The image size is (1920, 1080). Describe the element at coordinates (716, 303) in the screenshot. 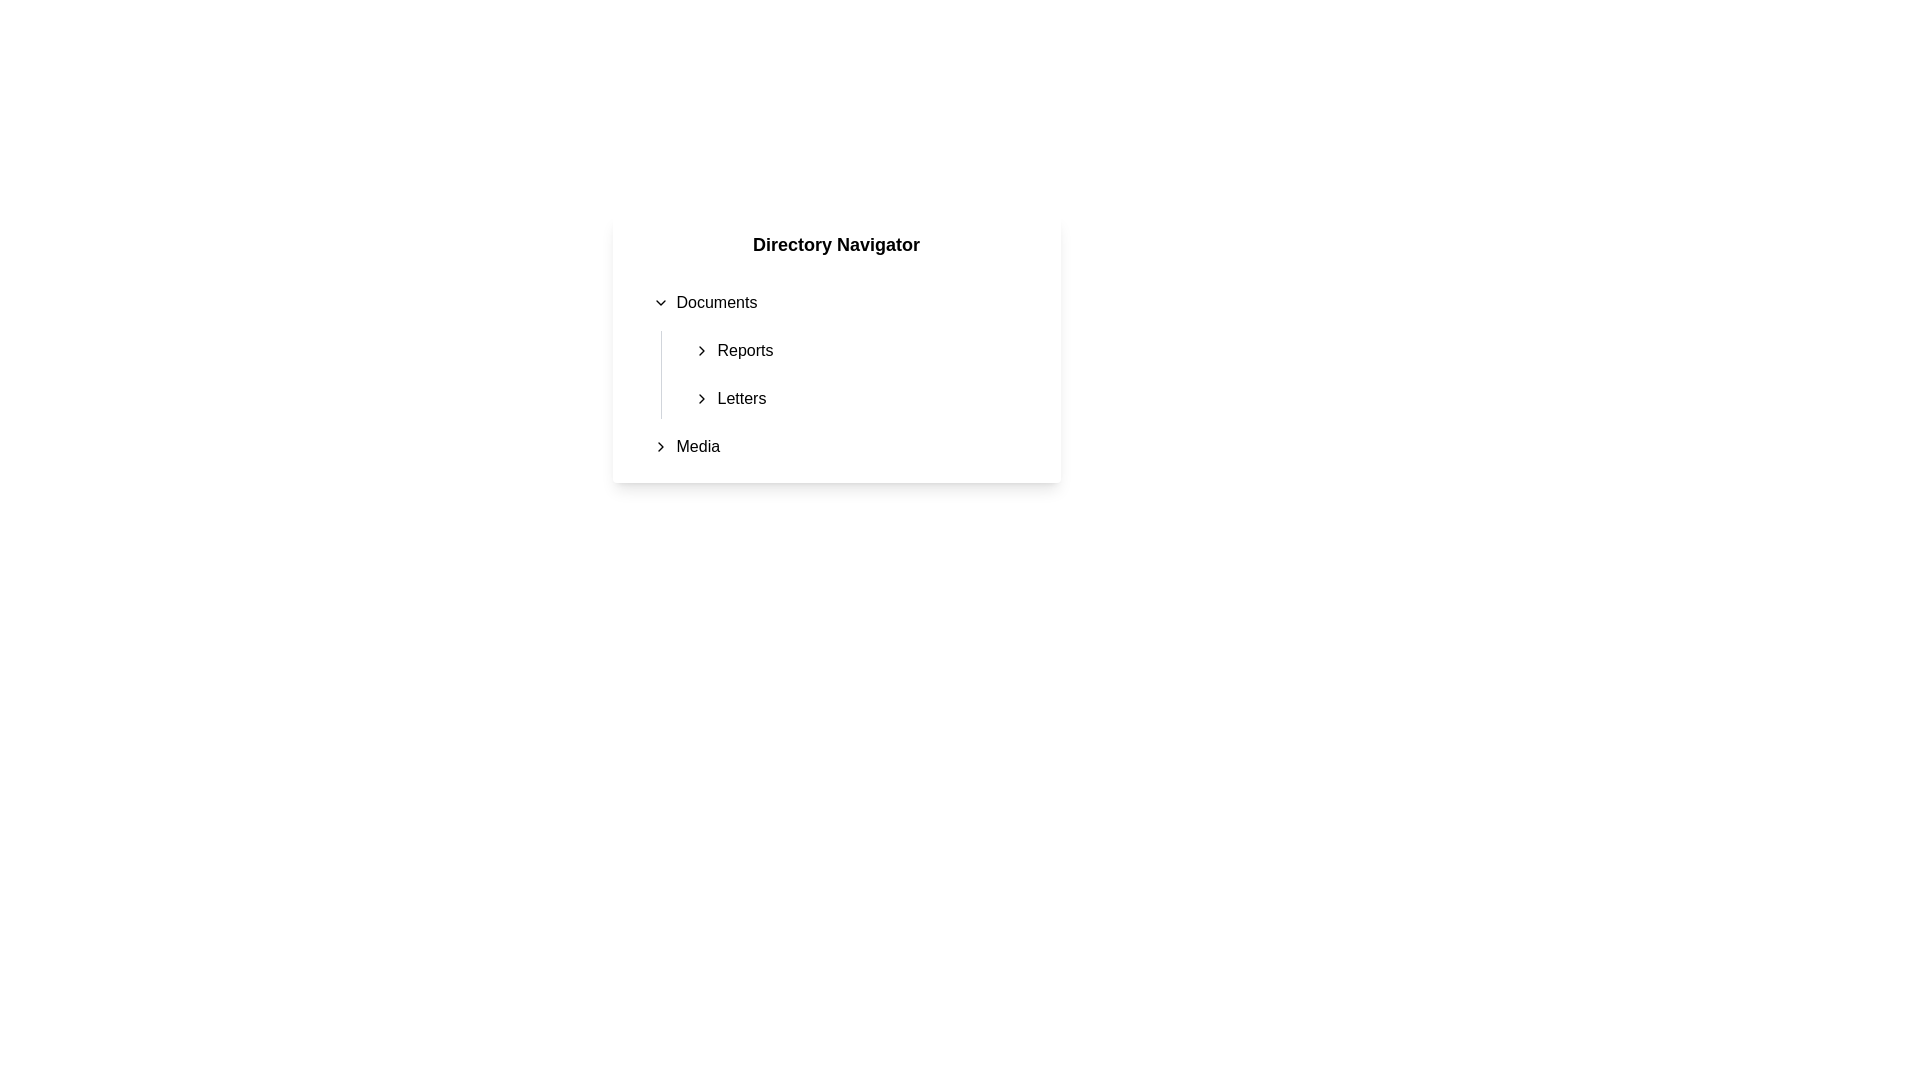

I see `the text label displaying 'Documents' located near the top-left area of the central content block` at that location.